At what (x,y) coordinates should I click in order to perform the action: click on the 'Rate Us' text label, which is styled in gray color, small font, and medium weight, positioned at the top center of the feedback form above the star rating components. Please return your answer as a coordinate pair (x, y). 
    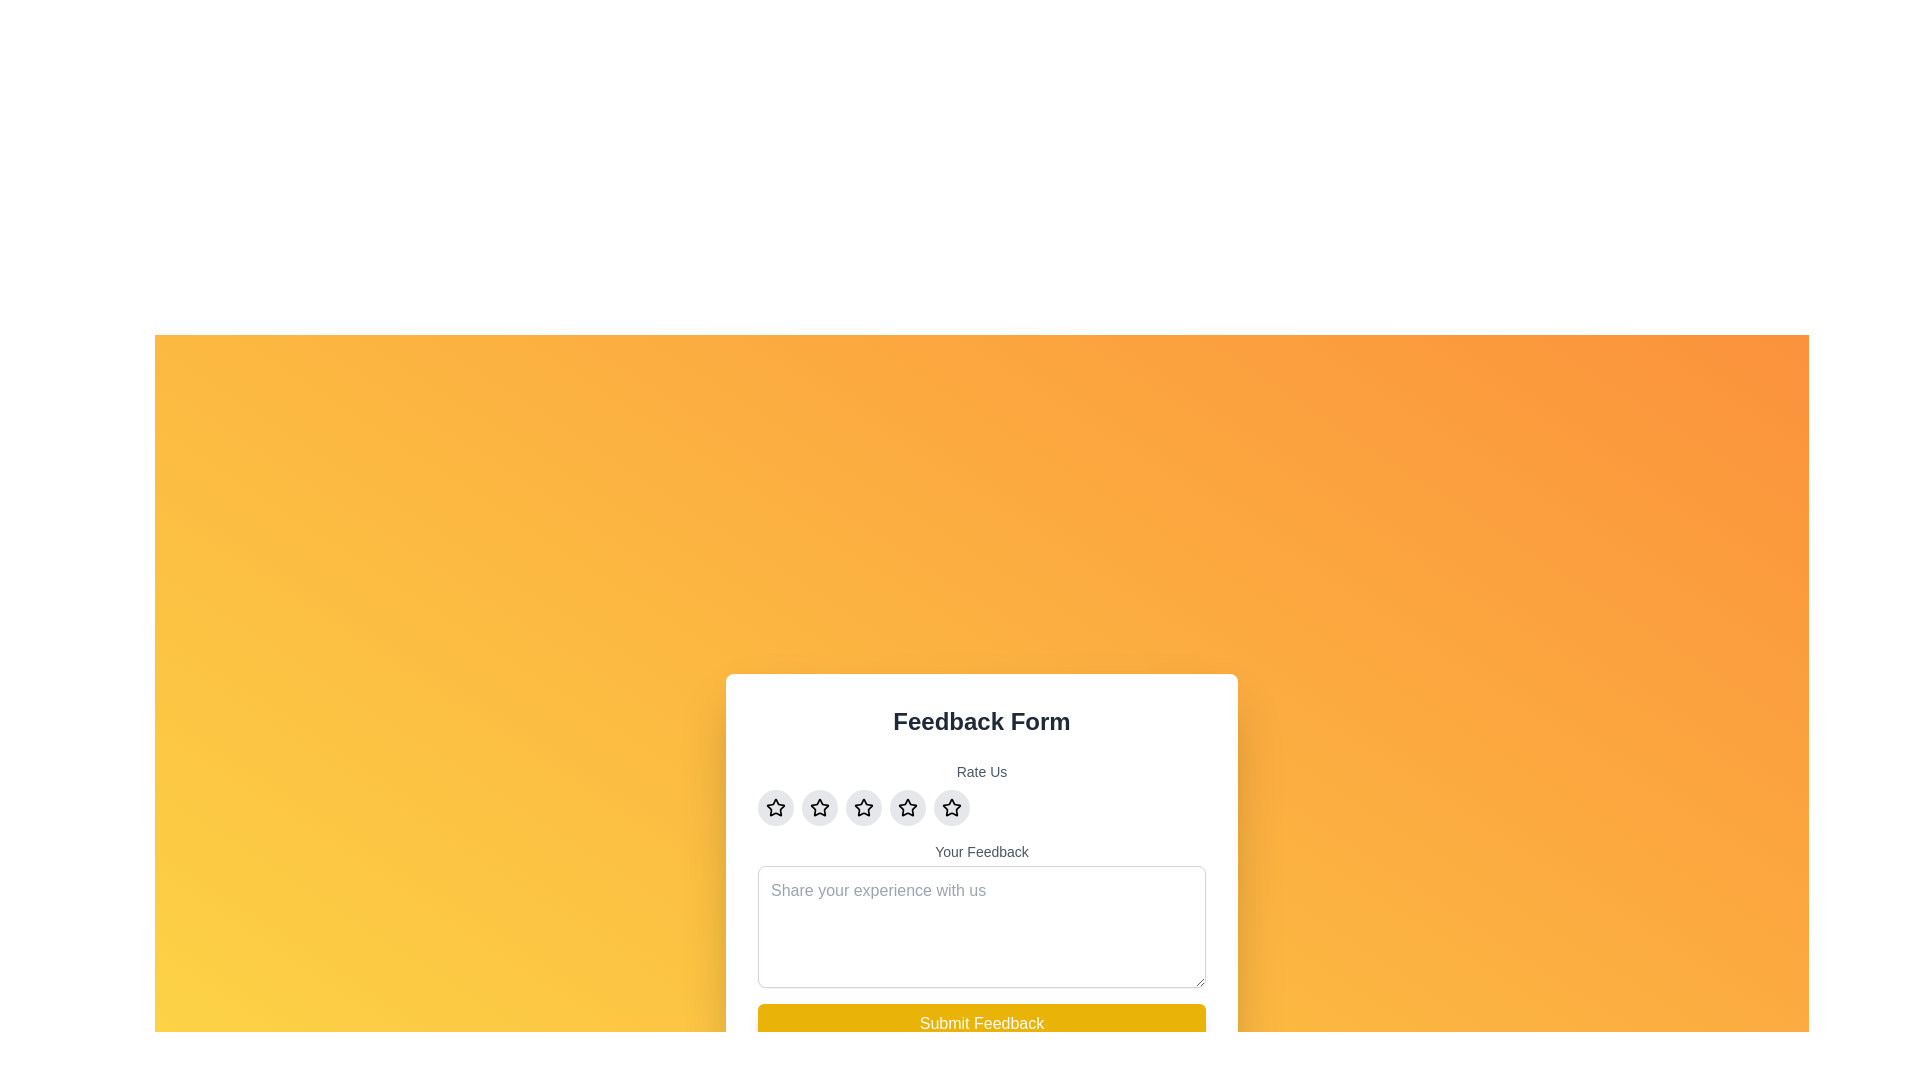
    Looking at the image, I should click on (982, 770).